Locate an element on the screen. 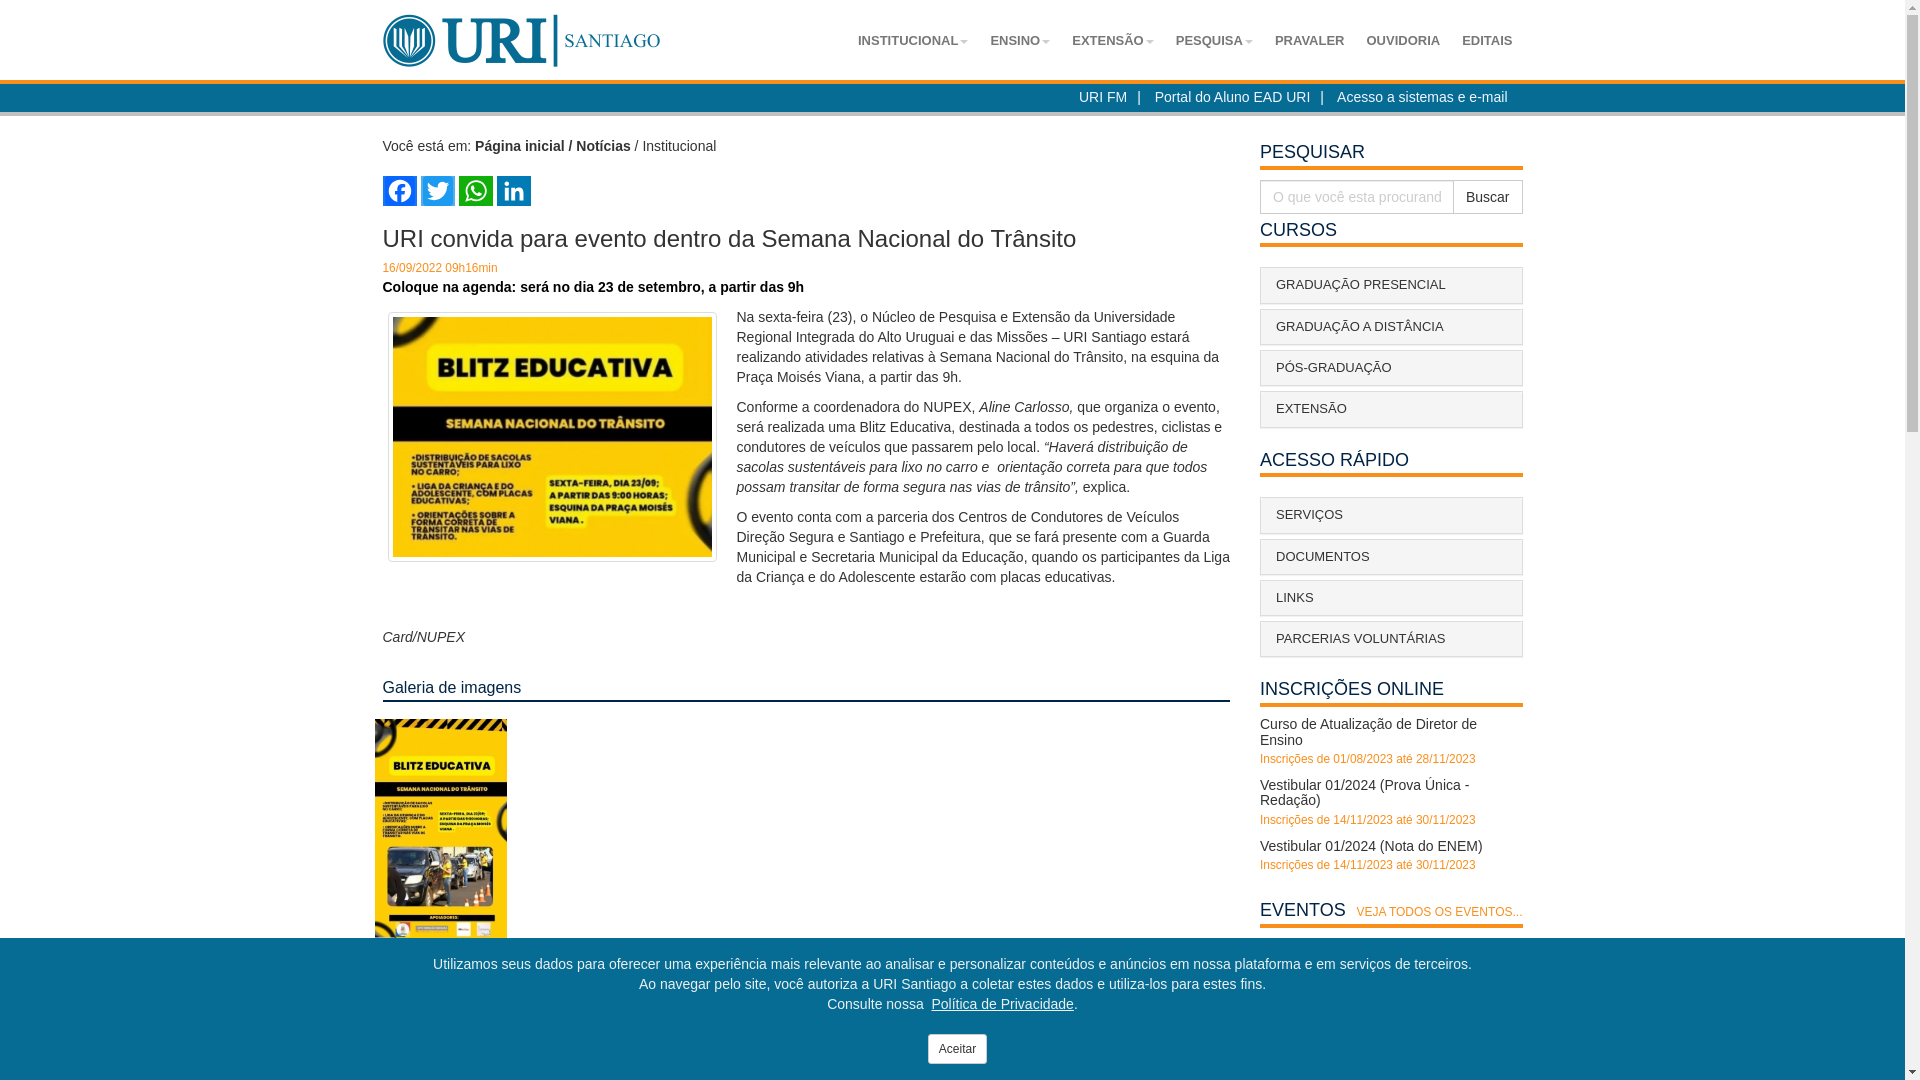 The width and height of the screenshot is (1920, 1080). 'VEJA TODOS OS EVENTOS...' is located at coordinates (1438, 911).